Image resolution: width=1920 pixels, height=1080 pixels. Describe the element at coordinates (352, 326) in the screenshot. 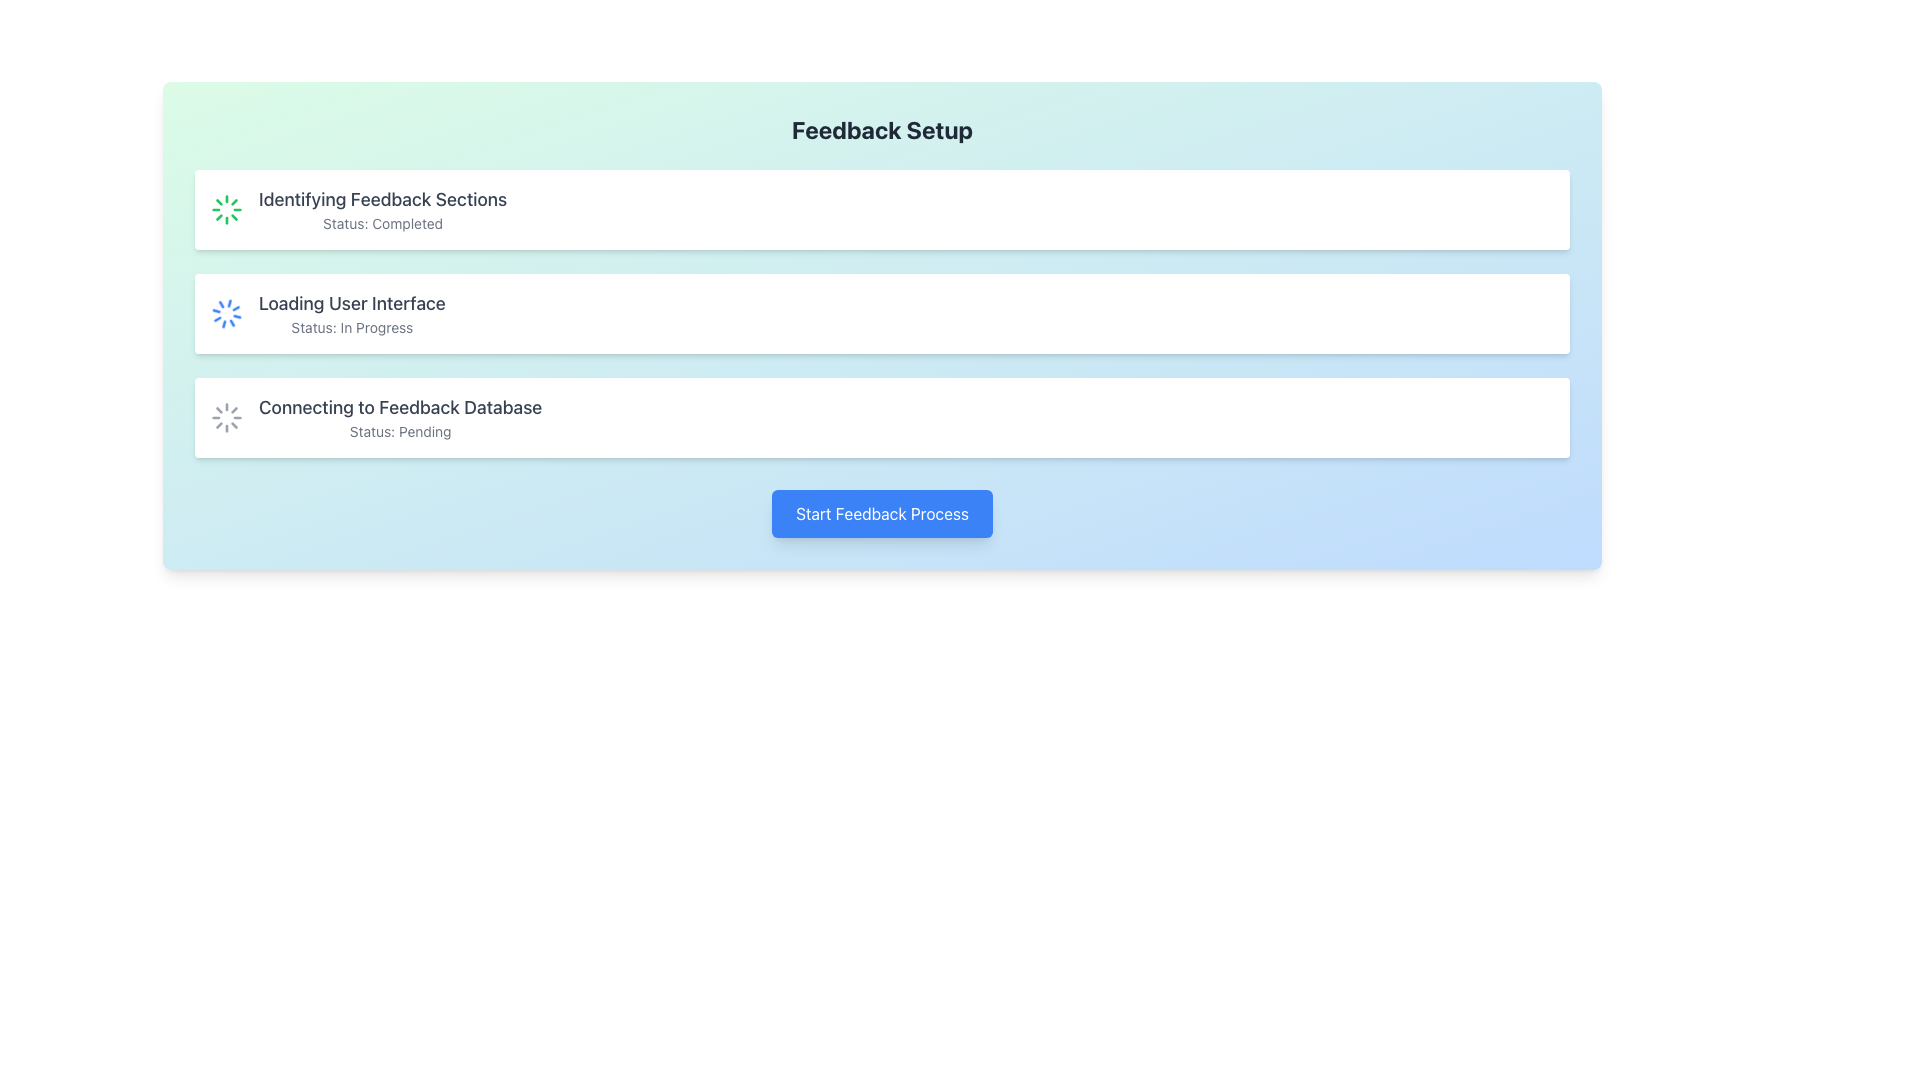

I see `the text label displaying 'Status: In Progress', which is located below the header 'Loading User Interface' within a white rectangular card` at that location.